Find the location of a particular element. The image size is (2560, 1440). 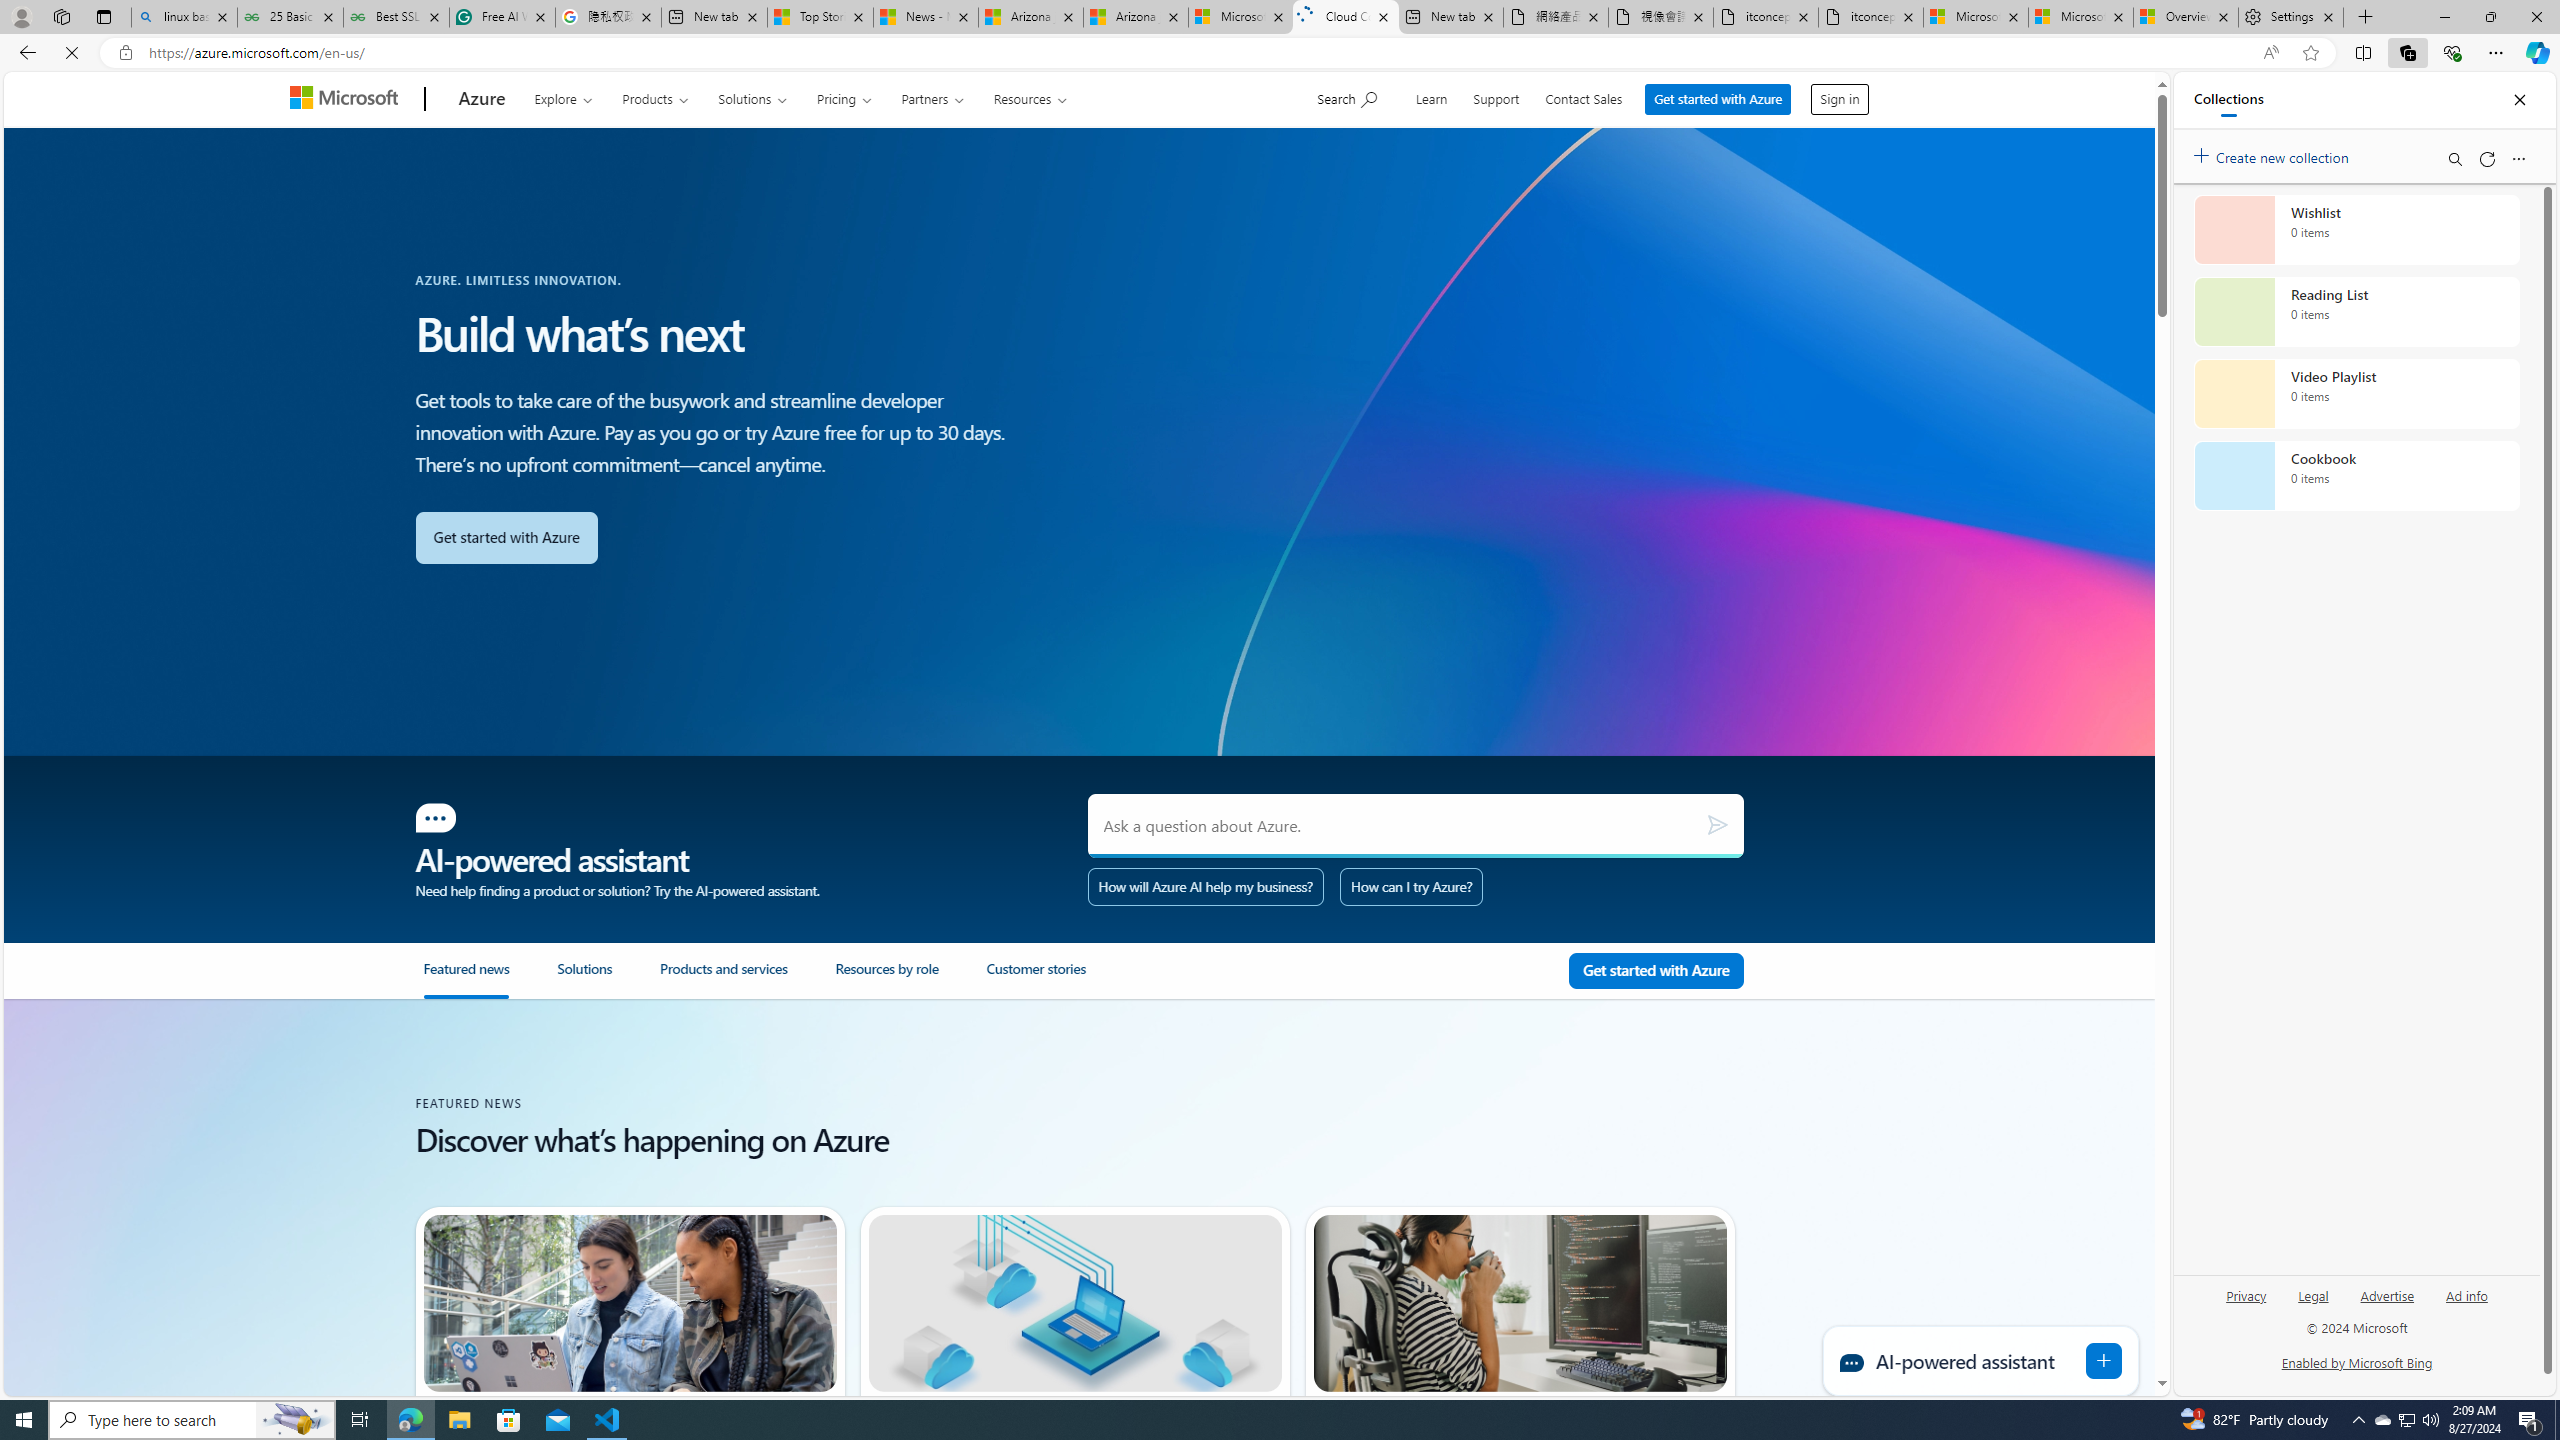

'Cloud Computing Services | Microsoft Azure' is located at coordinates (1345, 16).